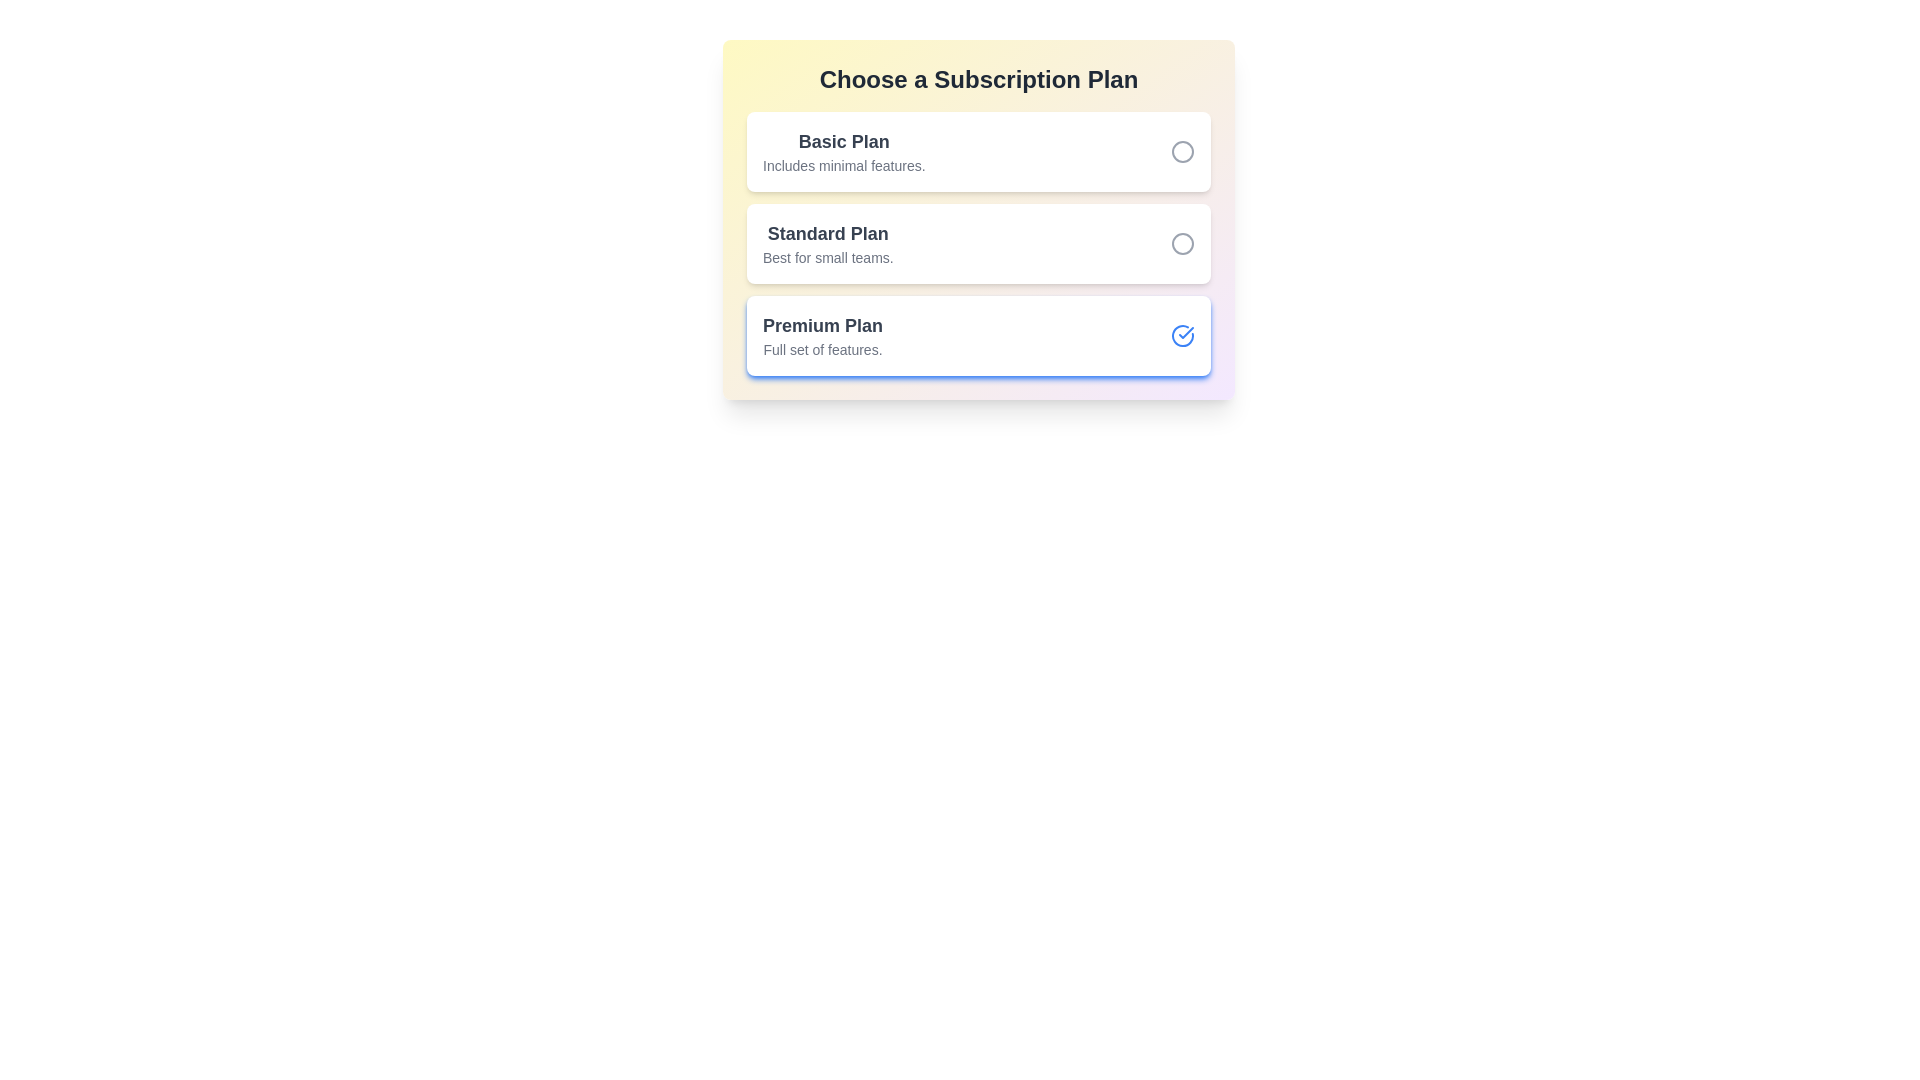 The image size is (1920, 1080). Describe the element at coordinates (1182, 242) in the screenshot. I see `the subscription plan Standard Plan by clicking its corresponding button` at that location.